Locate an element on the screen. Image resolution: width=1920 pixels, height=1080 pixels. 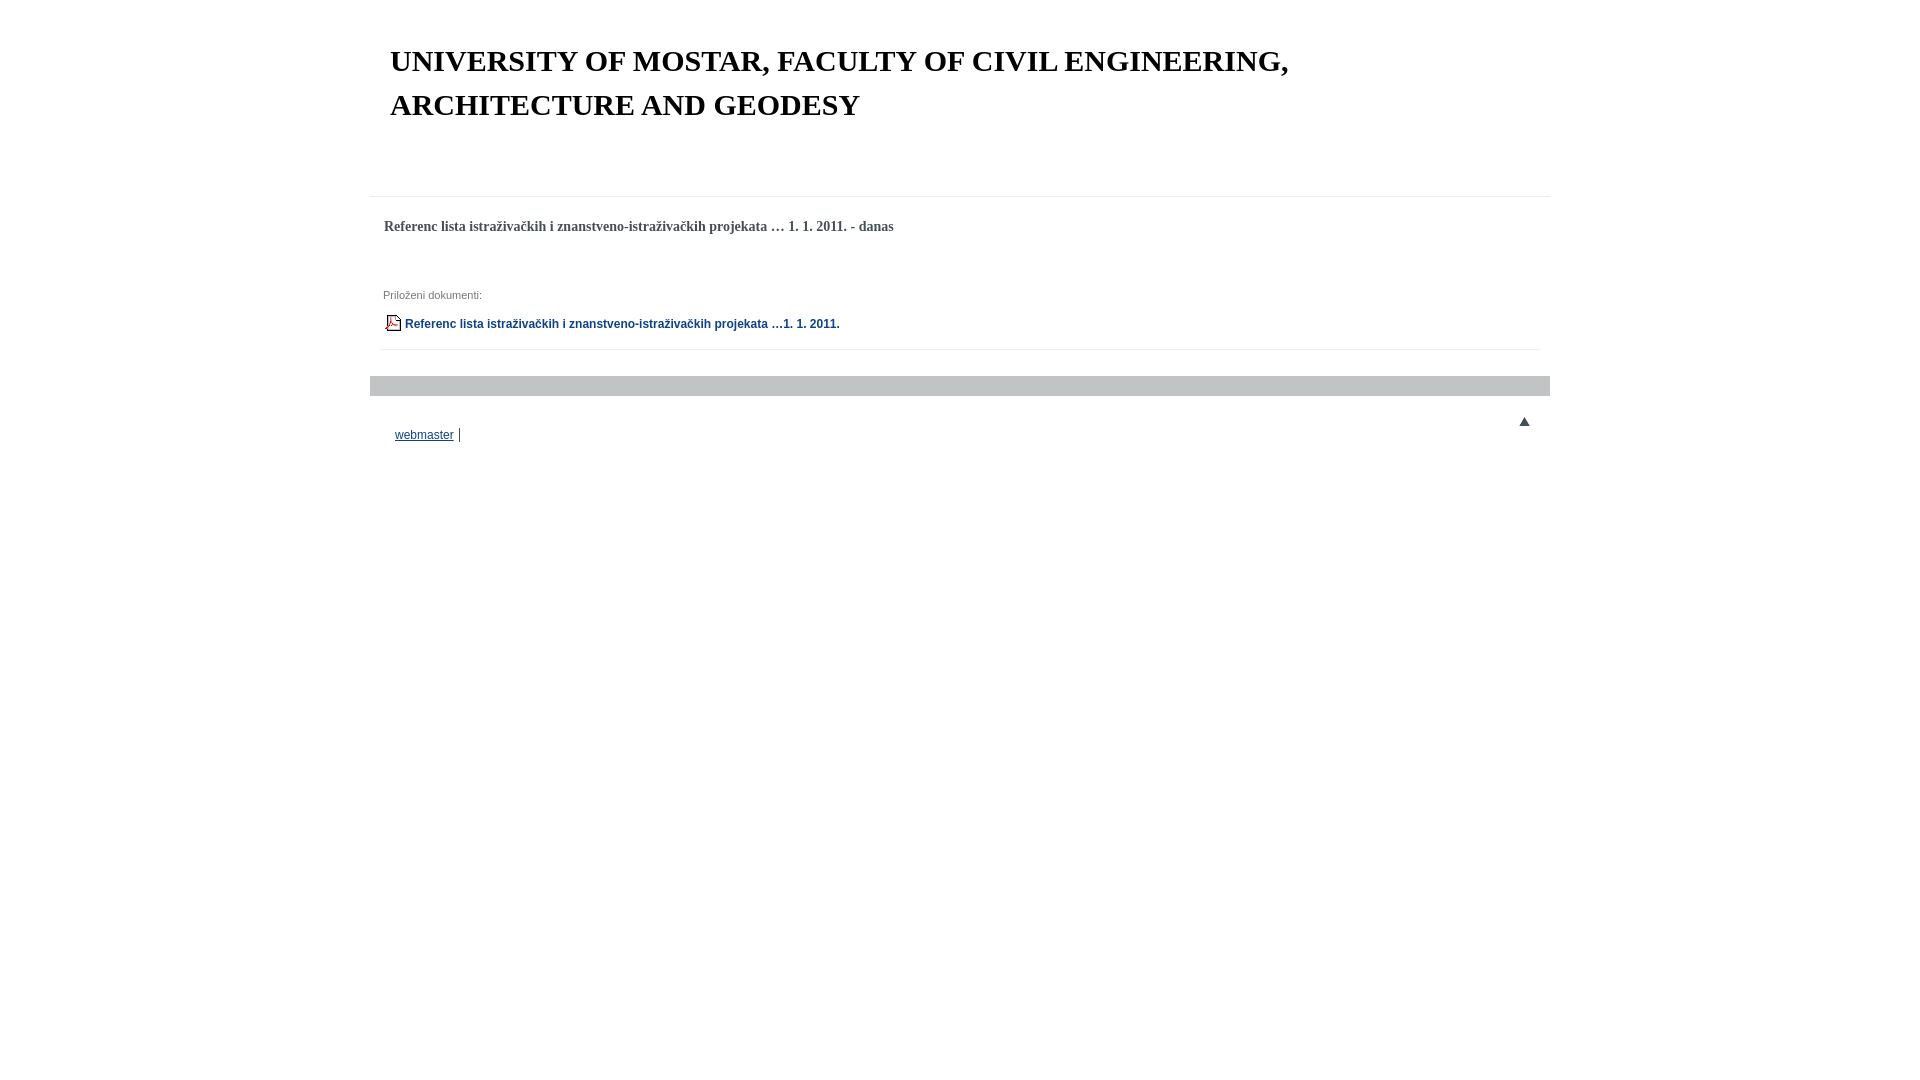
'webmaster' is located at coordinates (423, 434).